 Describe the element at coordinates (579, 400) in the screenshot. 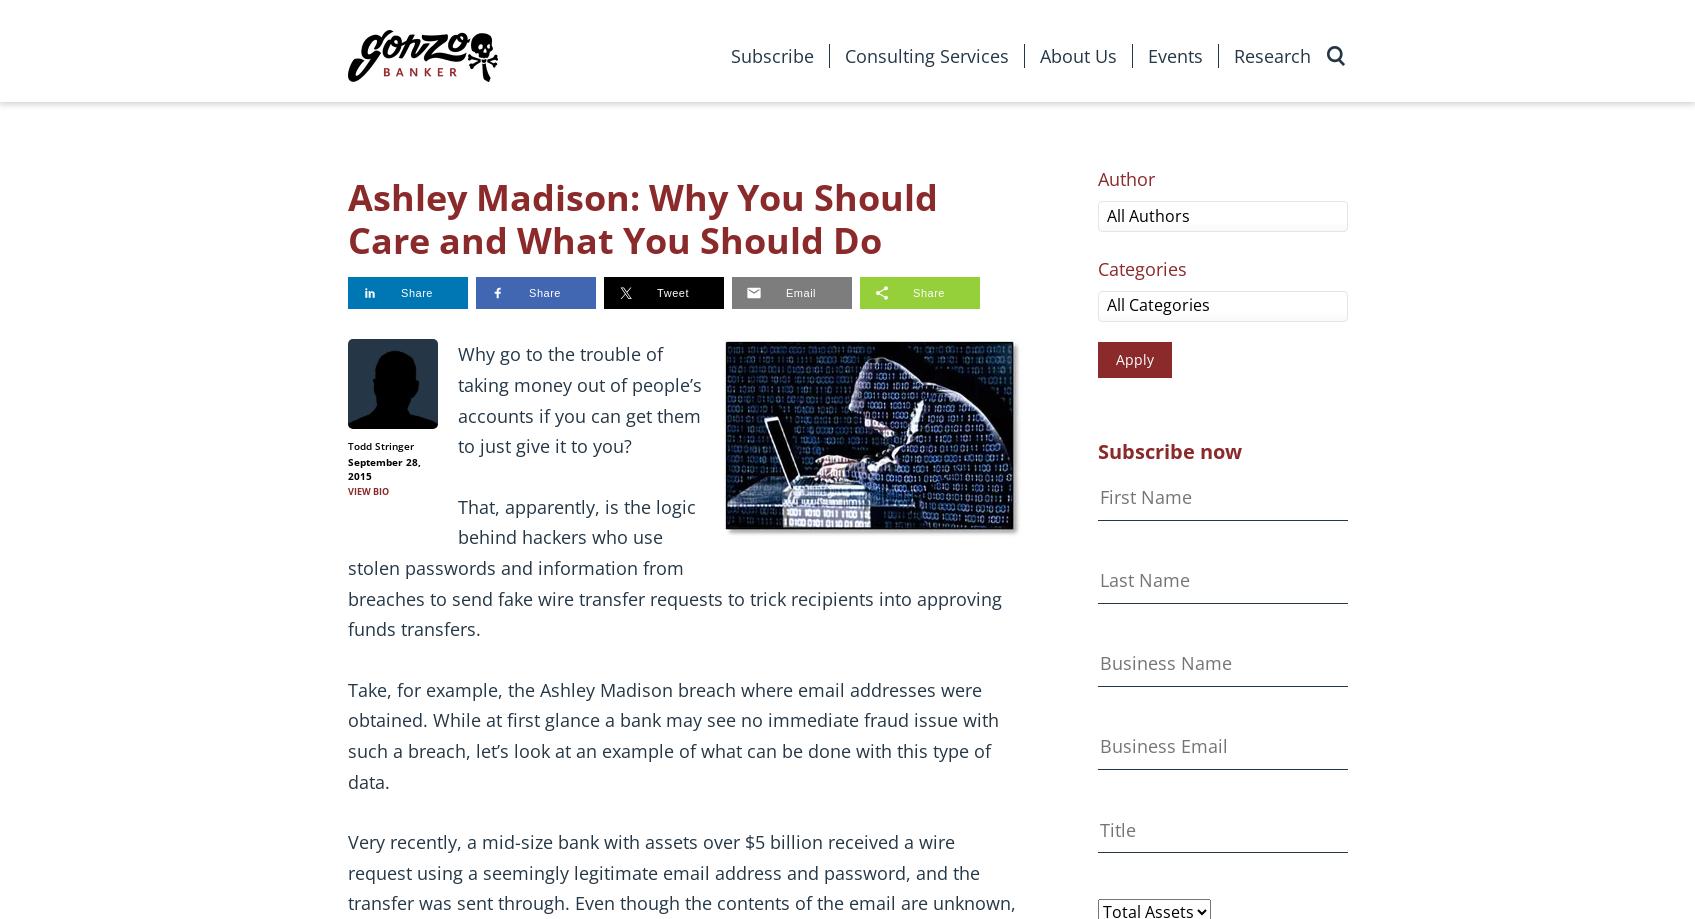

I see `'Why go to the trouble of taking money out of people’s accounts if you can get them to just give it to you?'` at that location.